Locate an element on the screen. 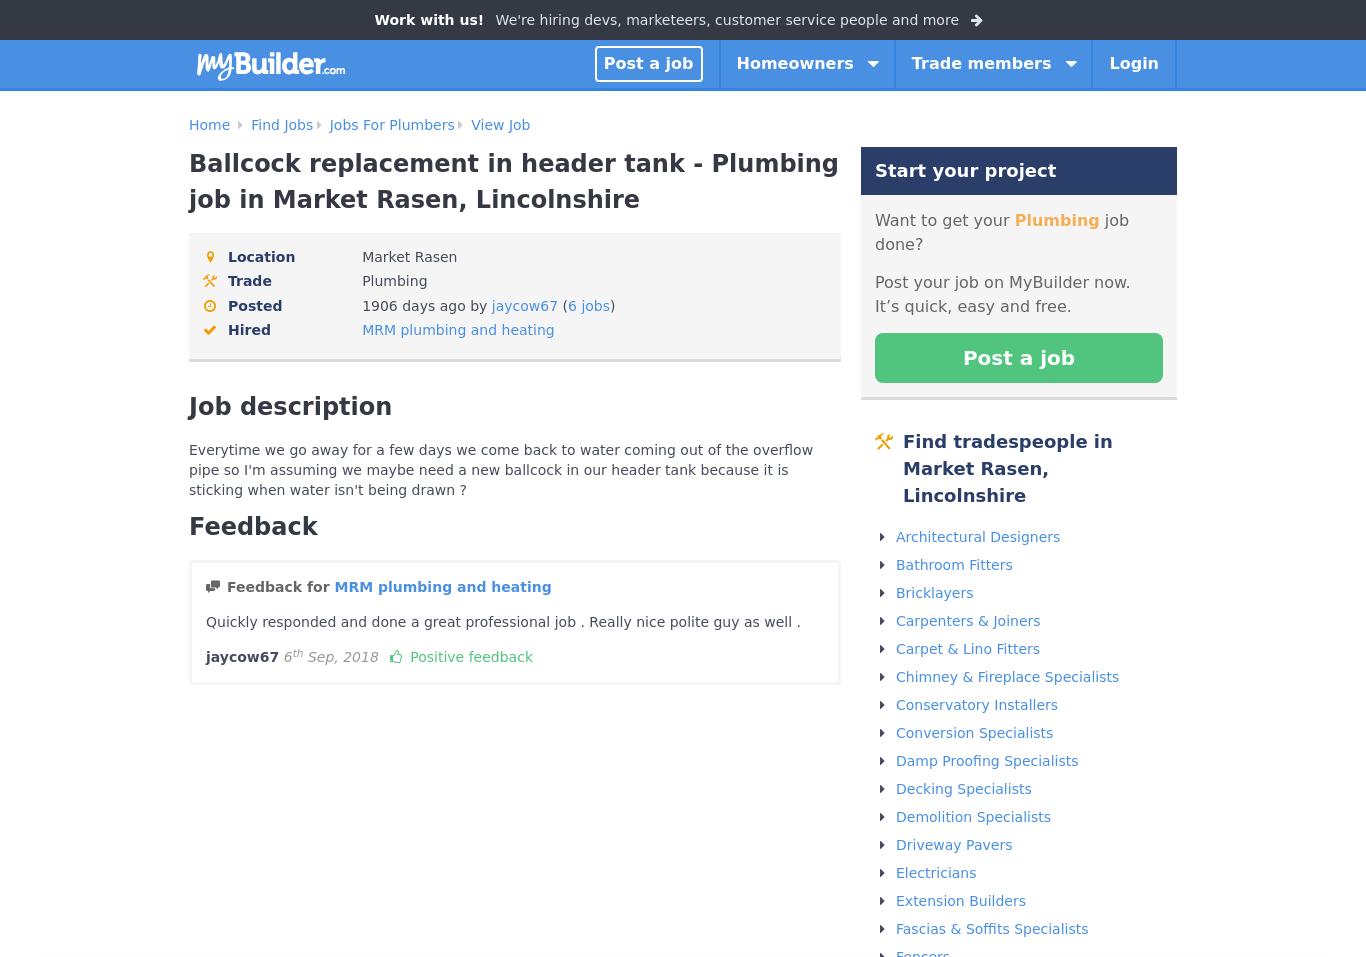  'Accept everything' is located at coordinates (979, 936).